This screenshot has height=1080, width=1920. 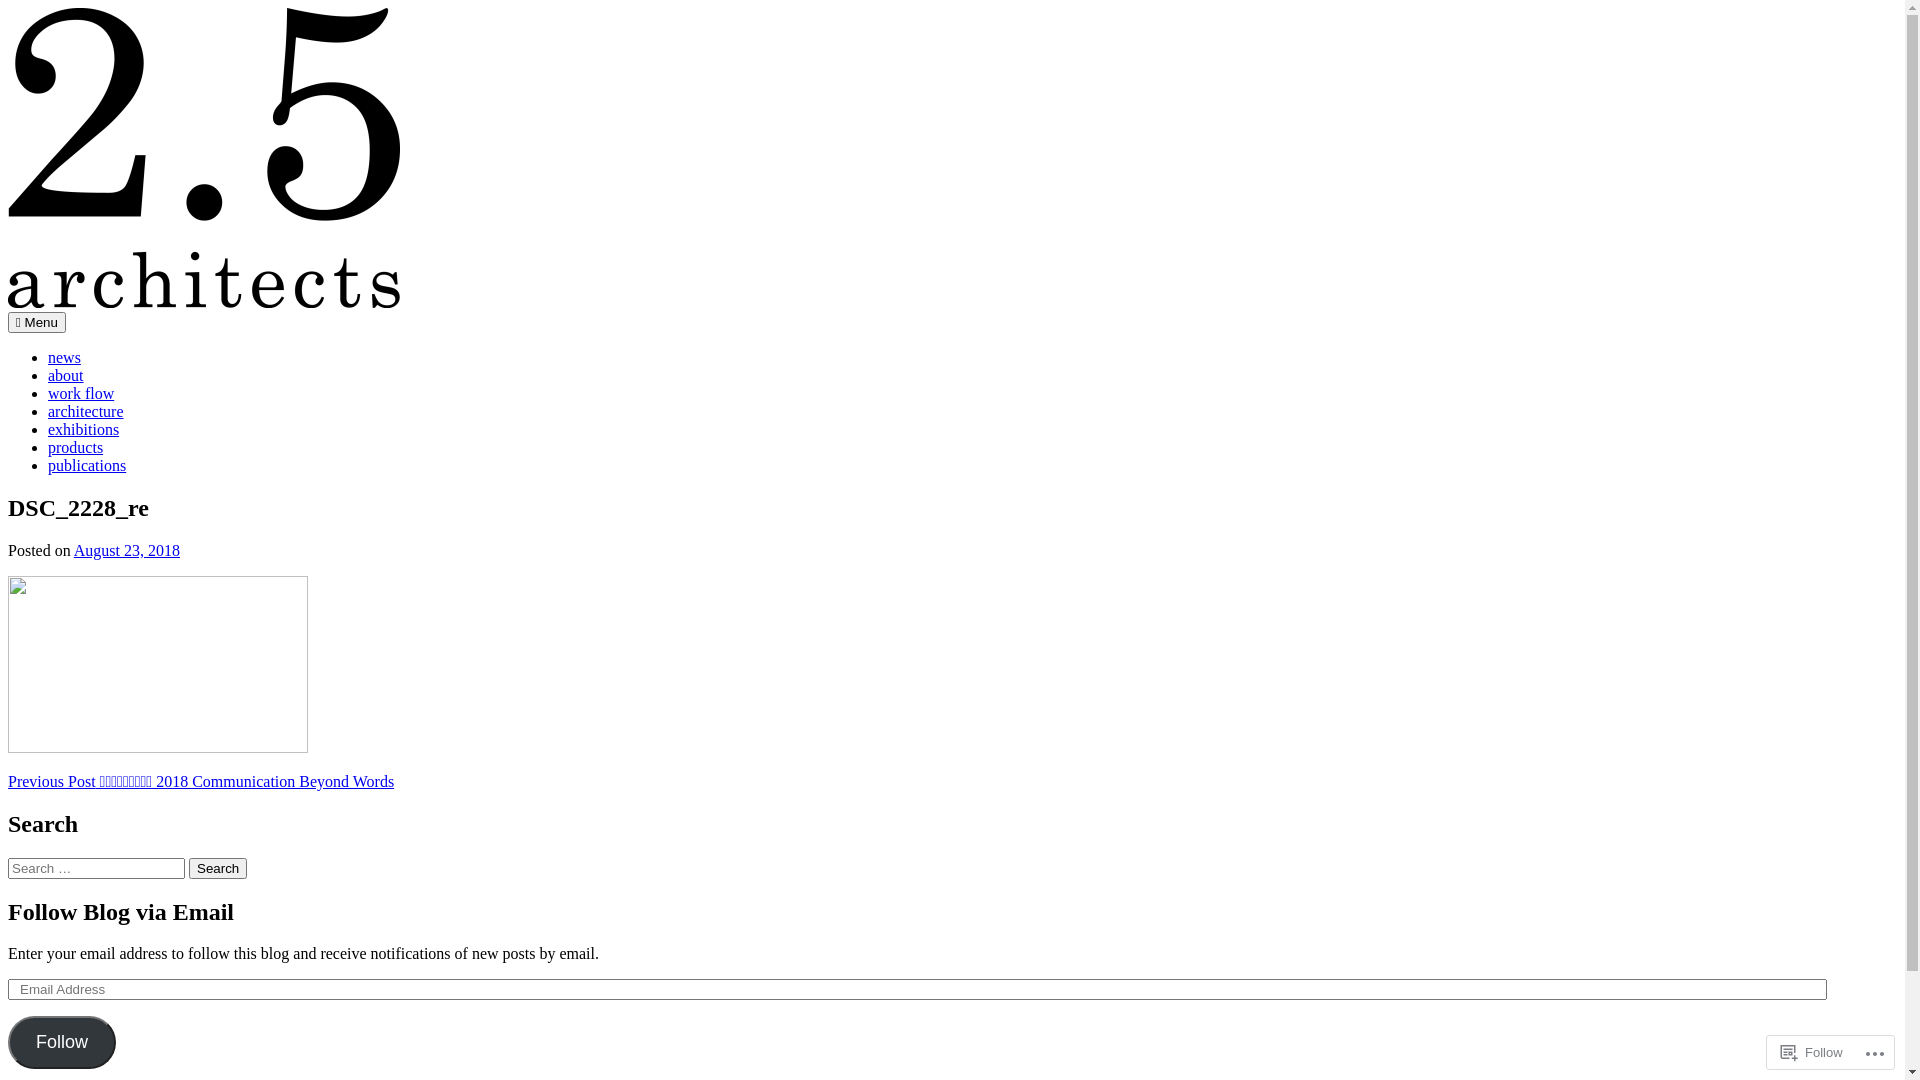 I want to click on 'publications', so click(x=85, y=465).